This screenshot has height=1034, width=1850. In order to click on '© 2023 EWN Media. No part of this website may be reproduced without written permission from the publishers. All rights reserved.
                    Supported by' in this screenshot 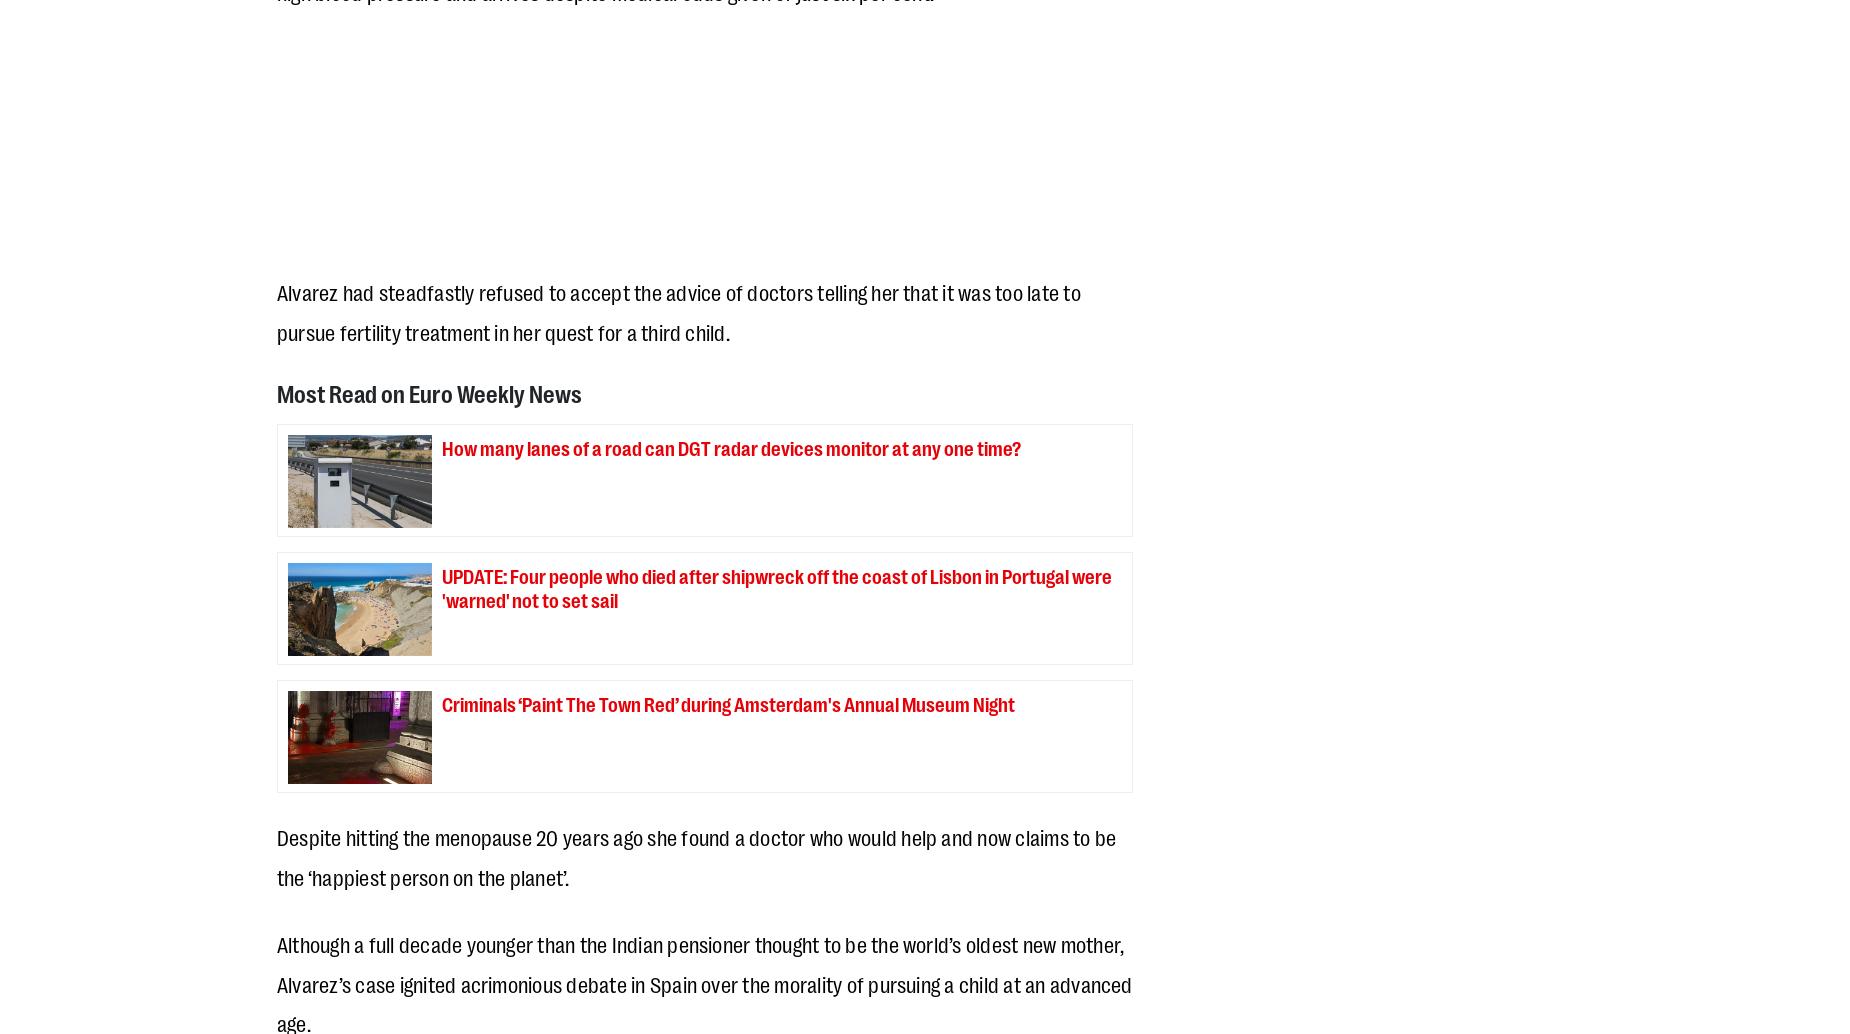, I will do `click(584, 881)`.